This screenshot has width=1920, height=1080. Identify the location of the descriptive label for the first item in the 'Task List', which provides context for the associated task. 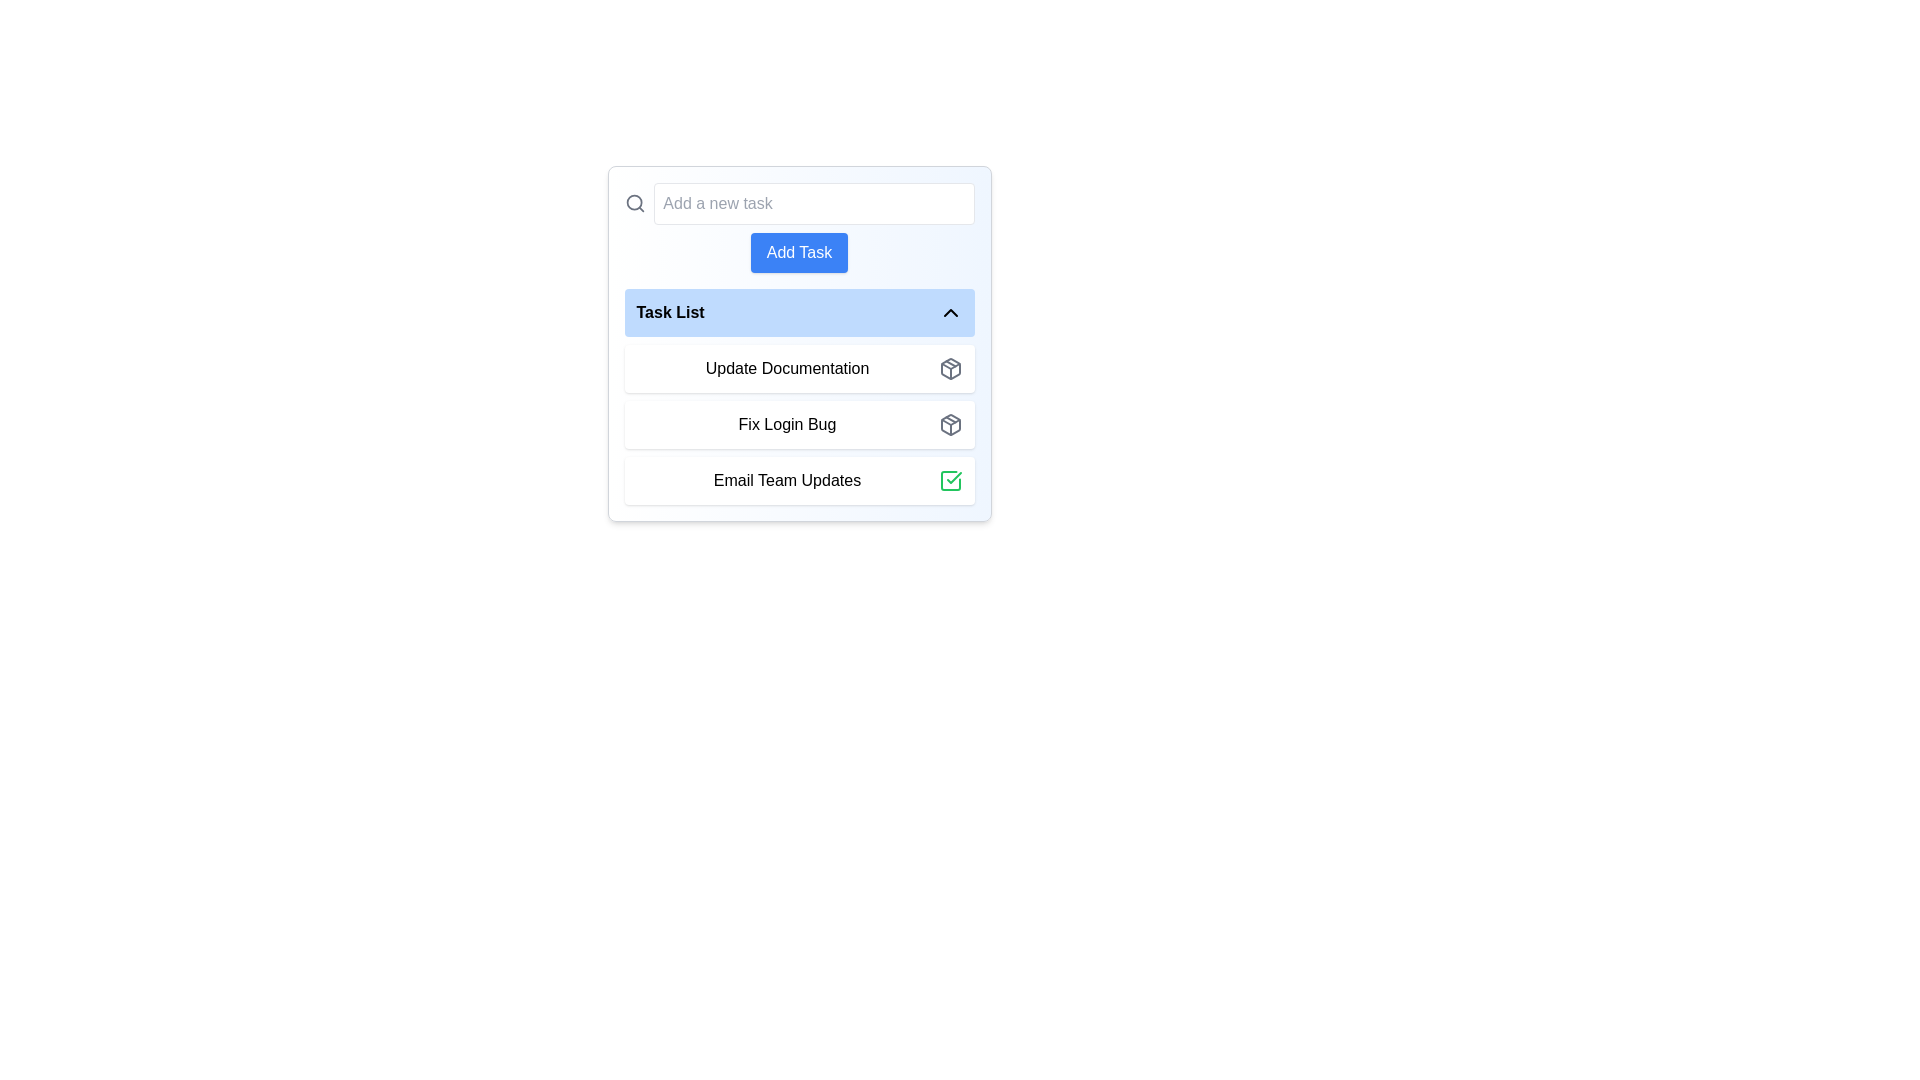
(786, 369).